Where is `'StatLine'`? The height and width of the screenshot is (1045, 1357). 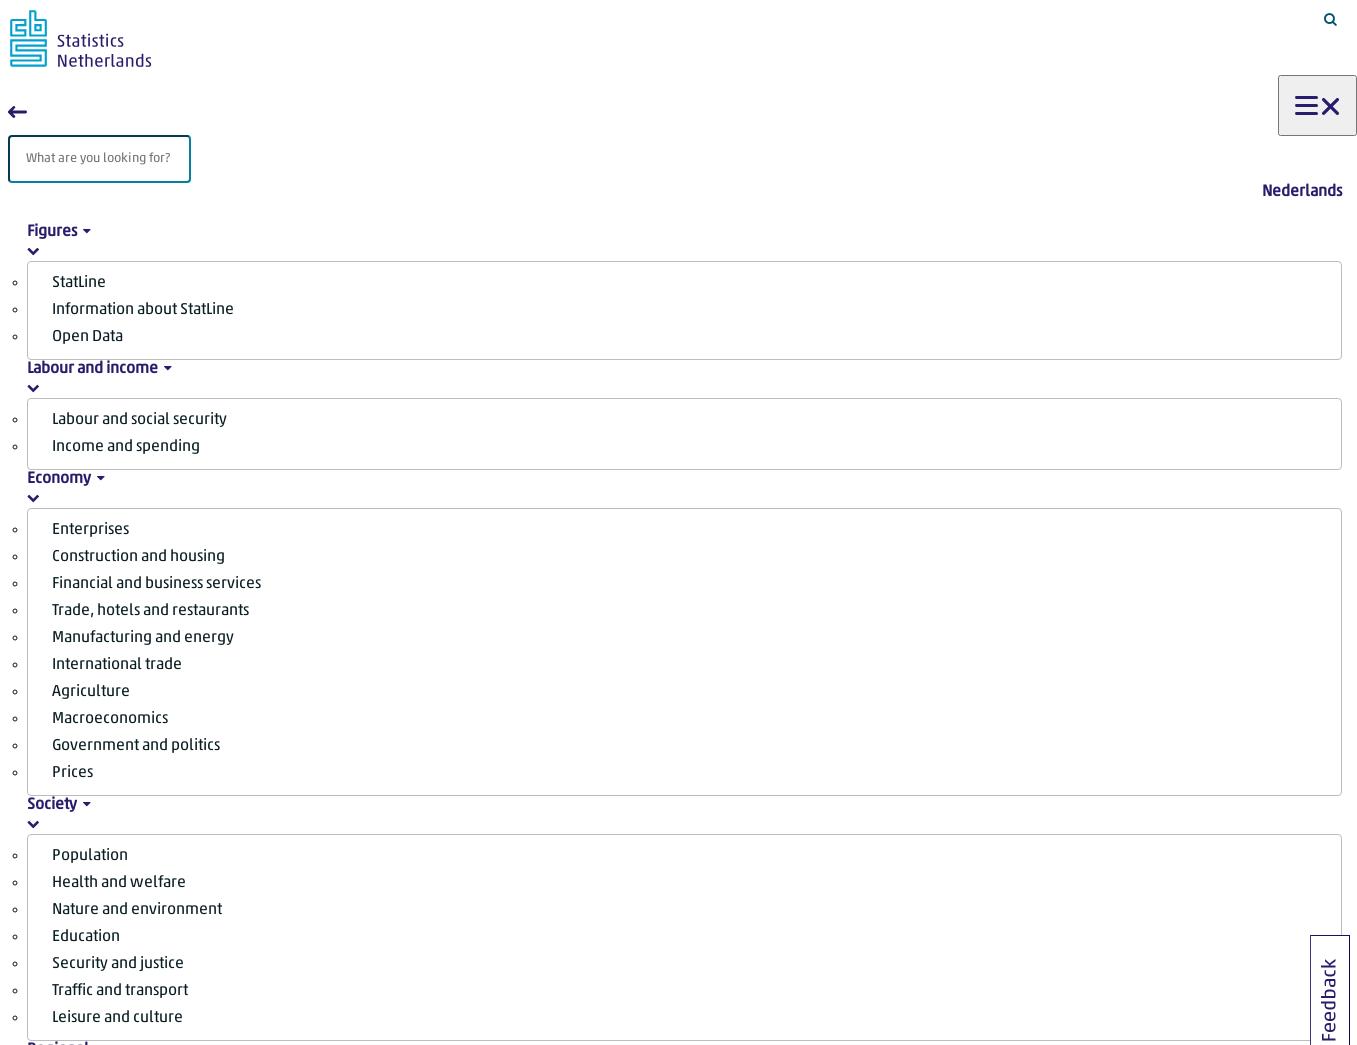 'StatLine' is located at coordinates (78, 281).